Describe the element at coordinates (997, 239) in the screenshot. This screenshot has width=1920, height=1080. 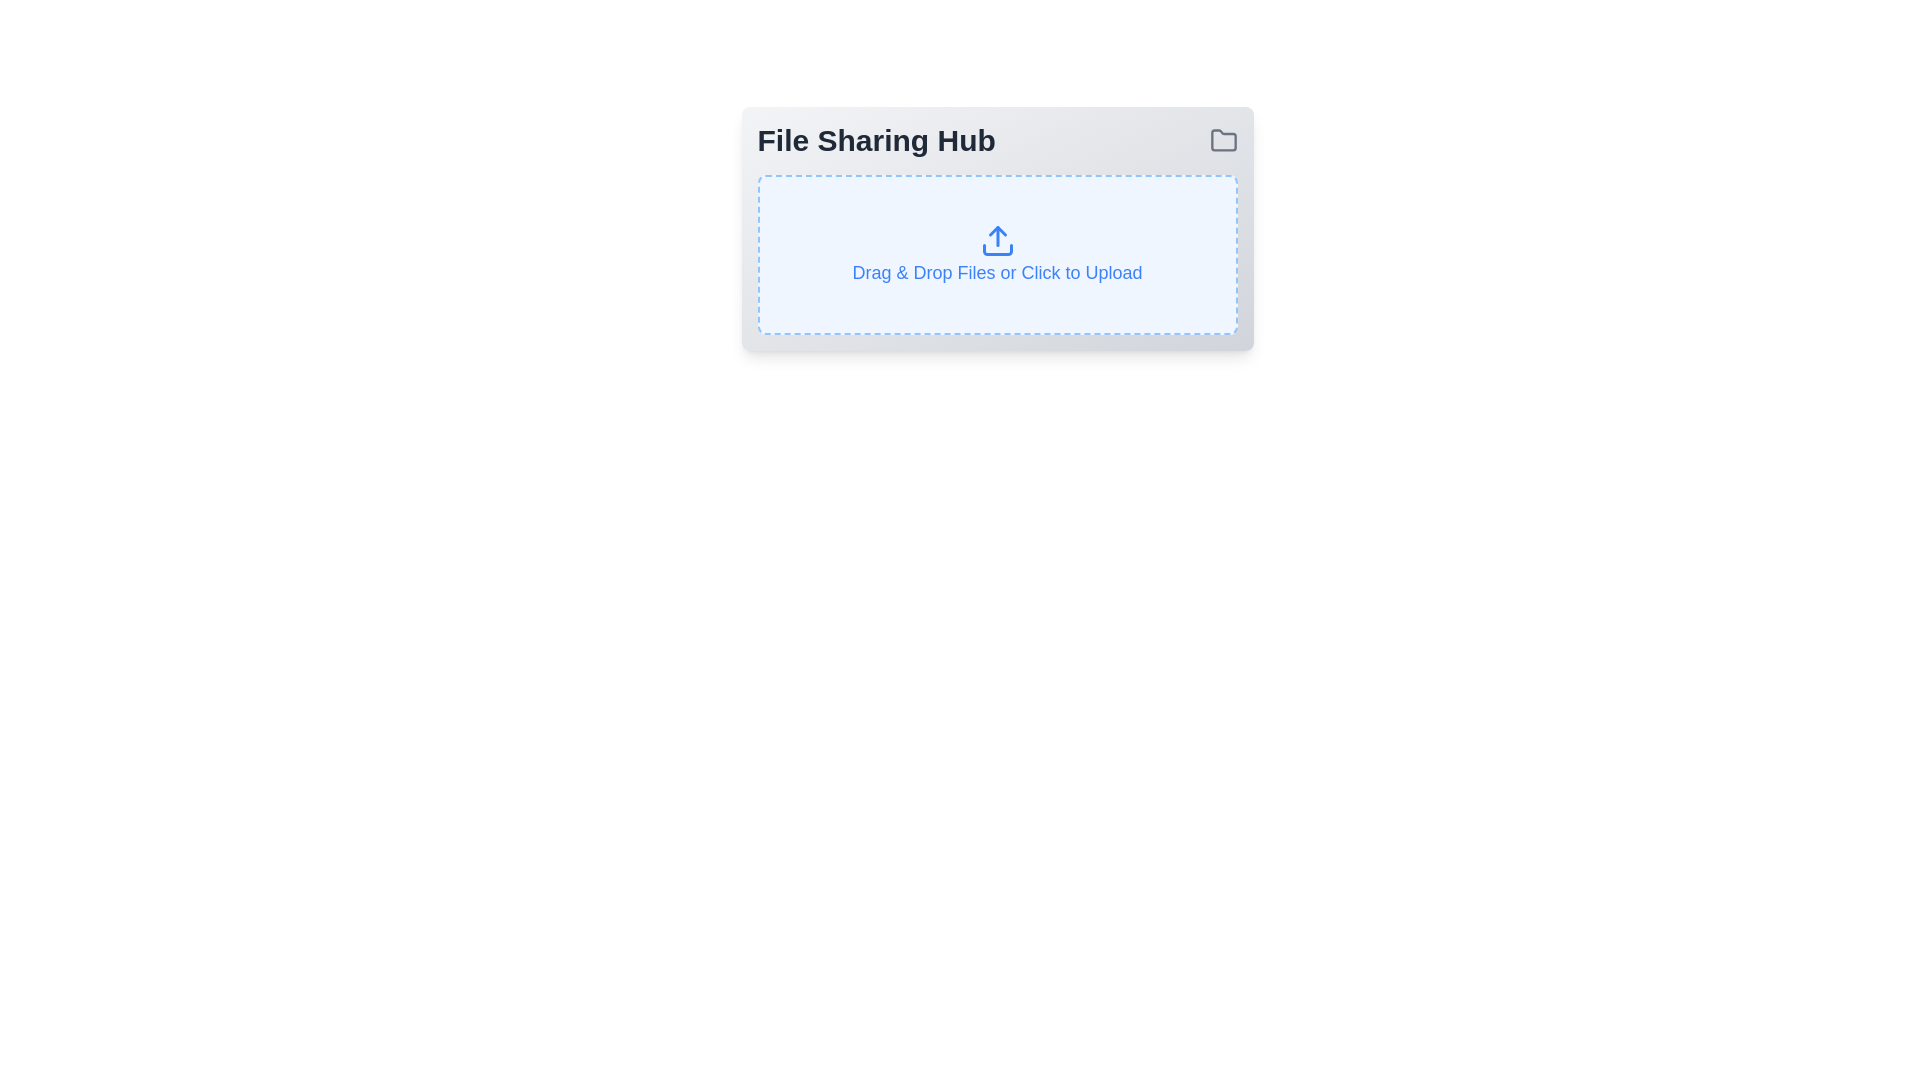
I see `the graphical icon in the 'File Sharing Hub' area to initiate file upload` at that location.